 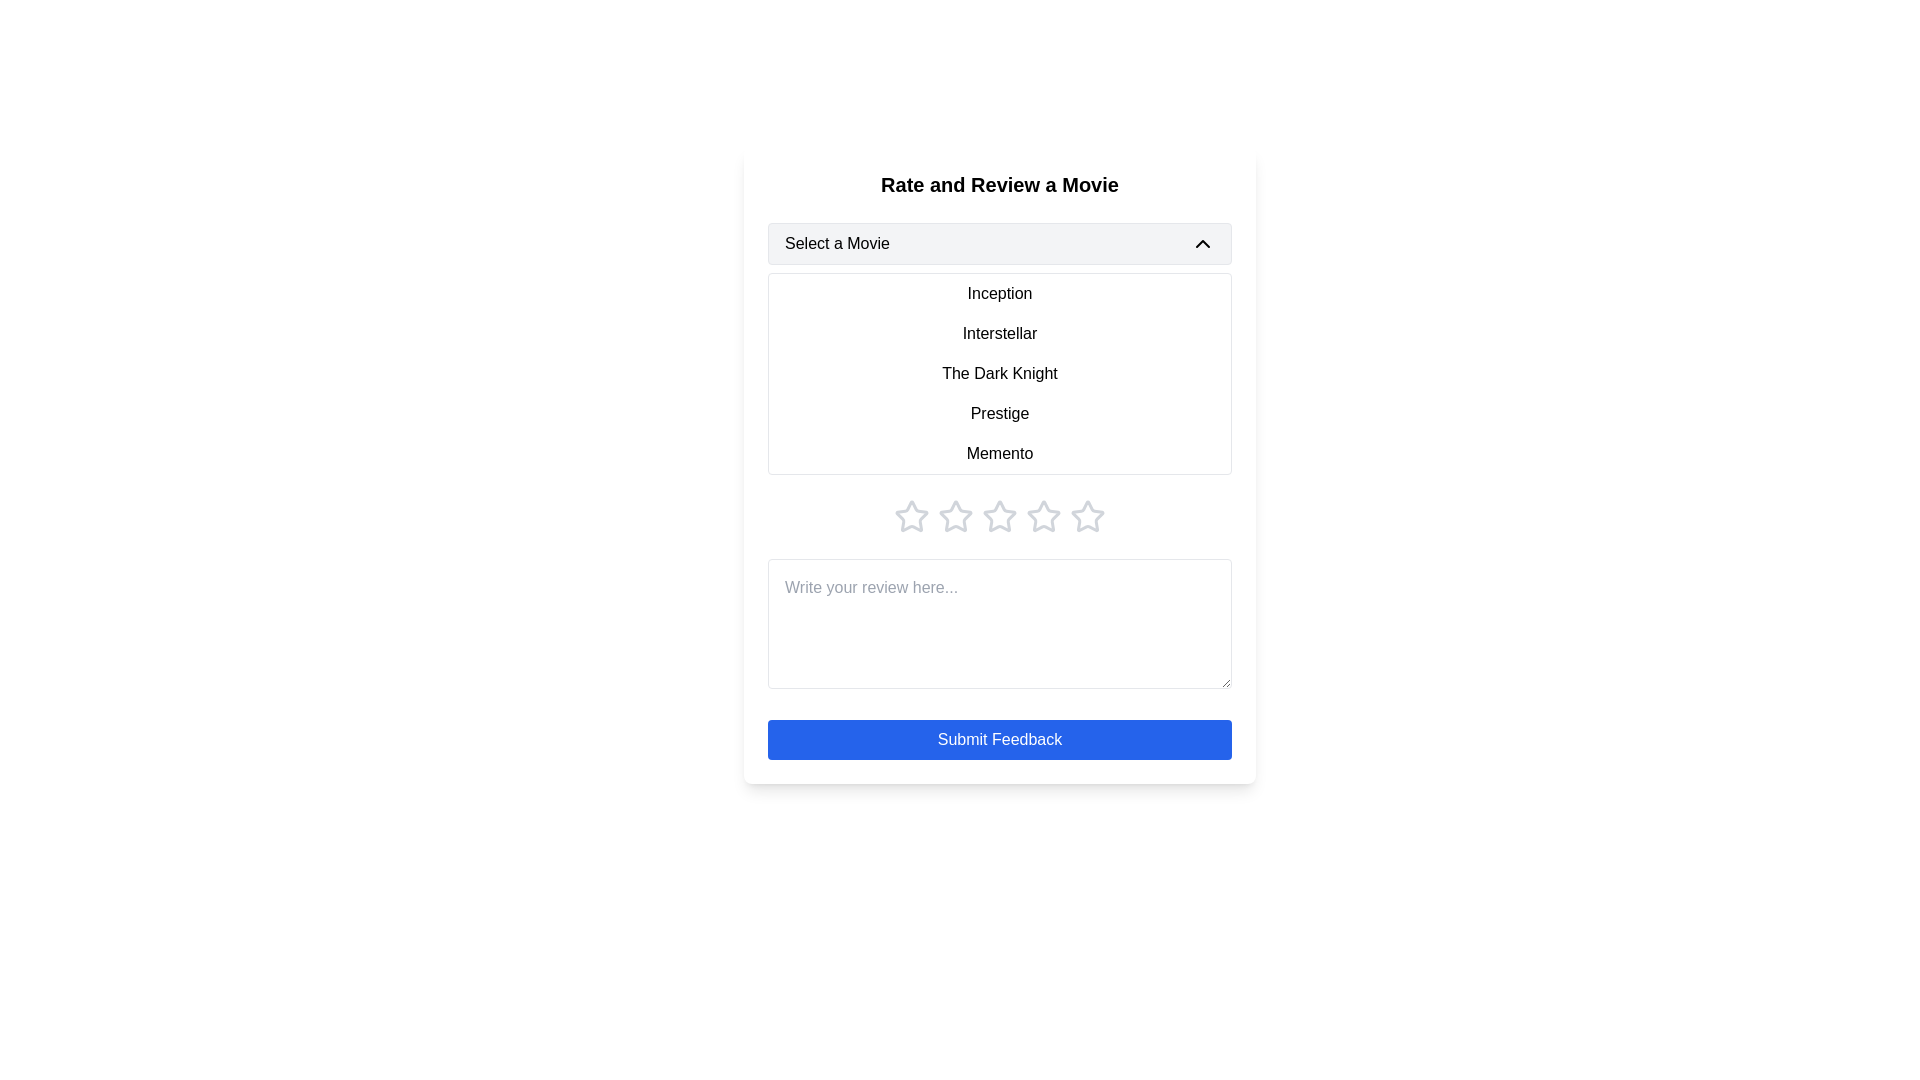 What do you see at coordinates (999, 347) in the screenshot?
I see `the dropdown menu labeled 'Select a Movie'` at bounding box center [999, 347].